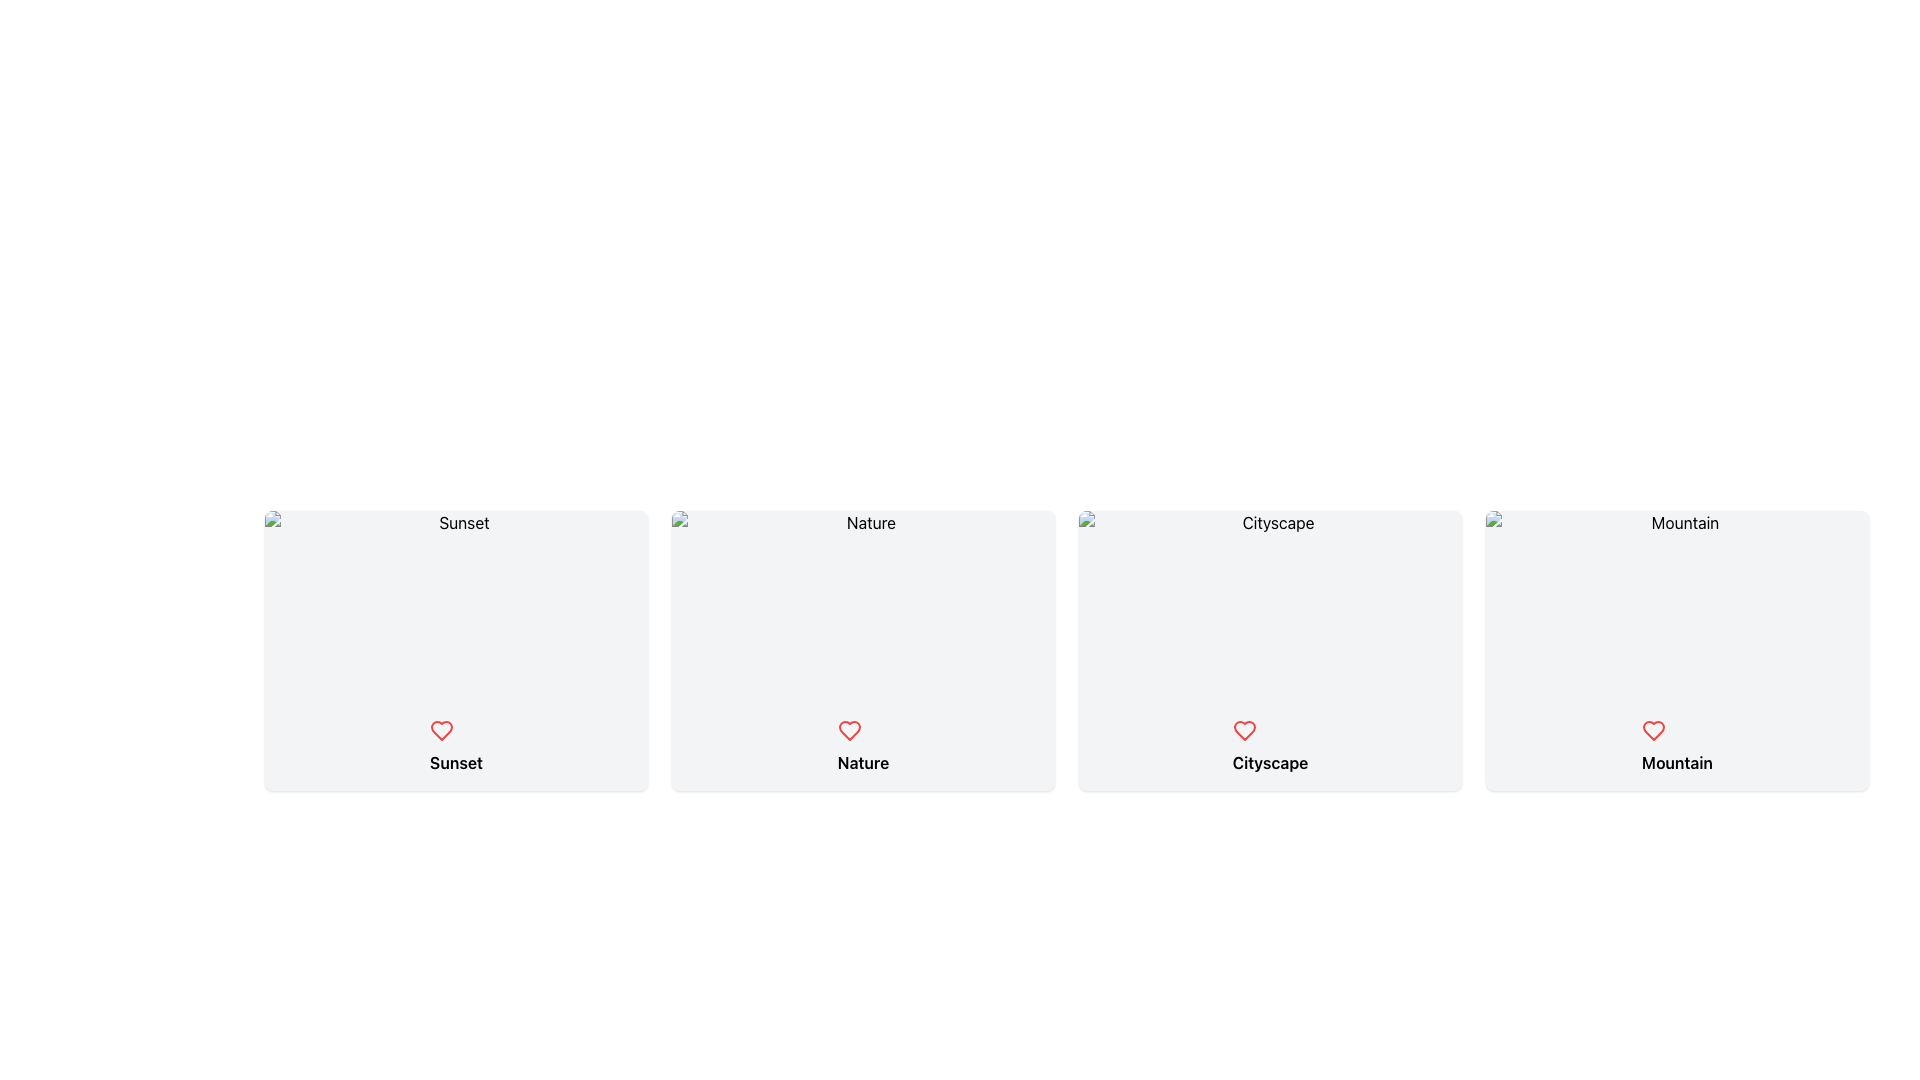 This screenshot has height=1080, width=1920. What do you see at coordinates (849, 731) in the screenshot?
I see `the outlined heart-shaped icon with a red border representing a 'like' action located above the 'Nature' label` at bounding box center [849, 731].